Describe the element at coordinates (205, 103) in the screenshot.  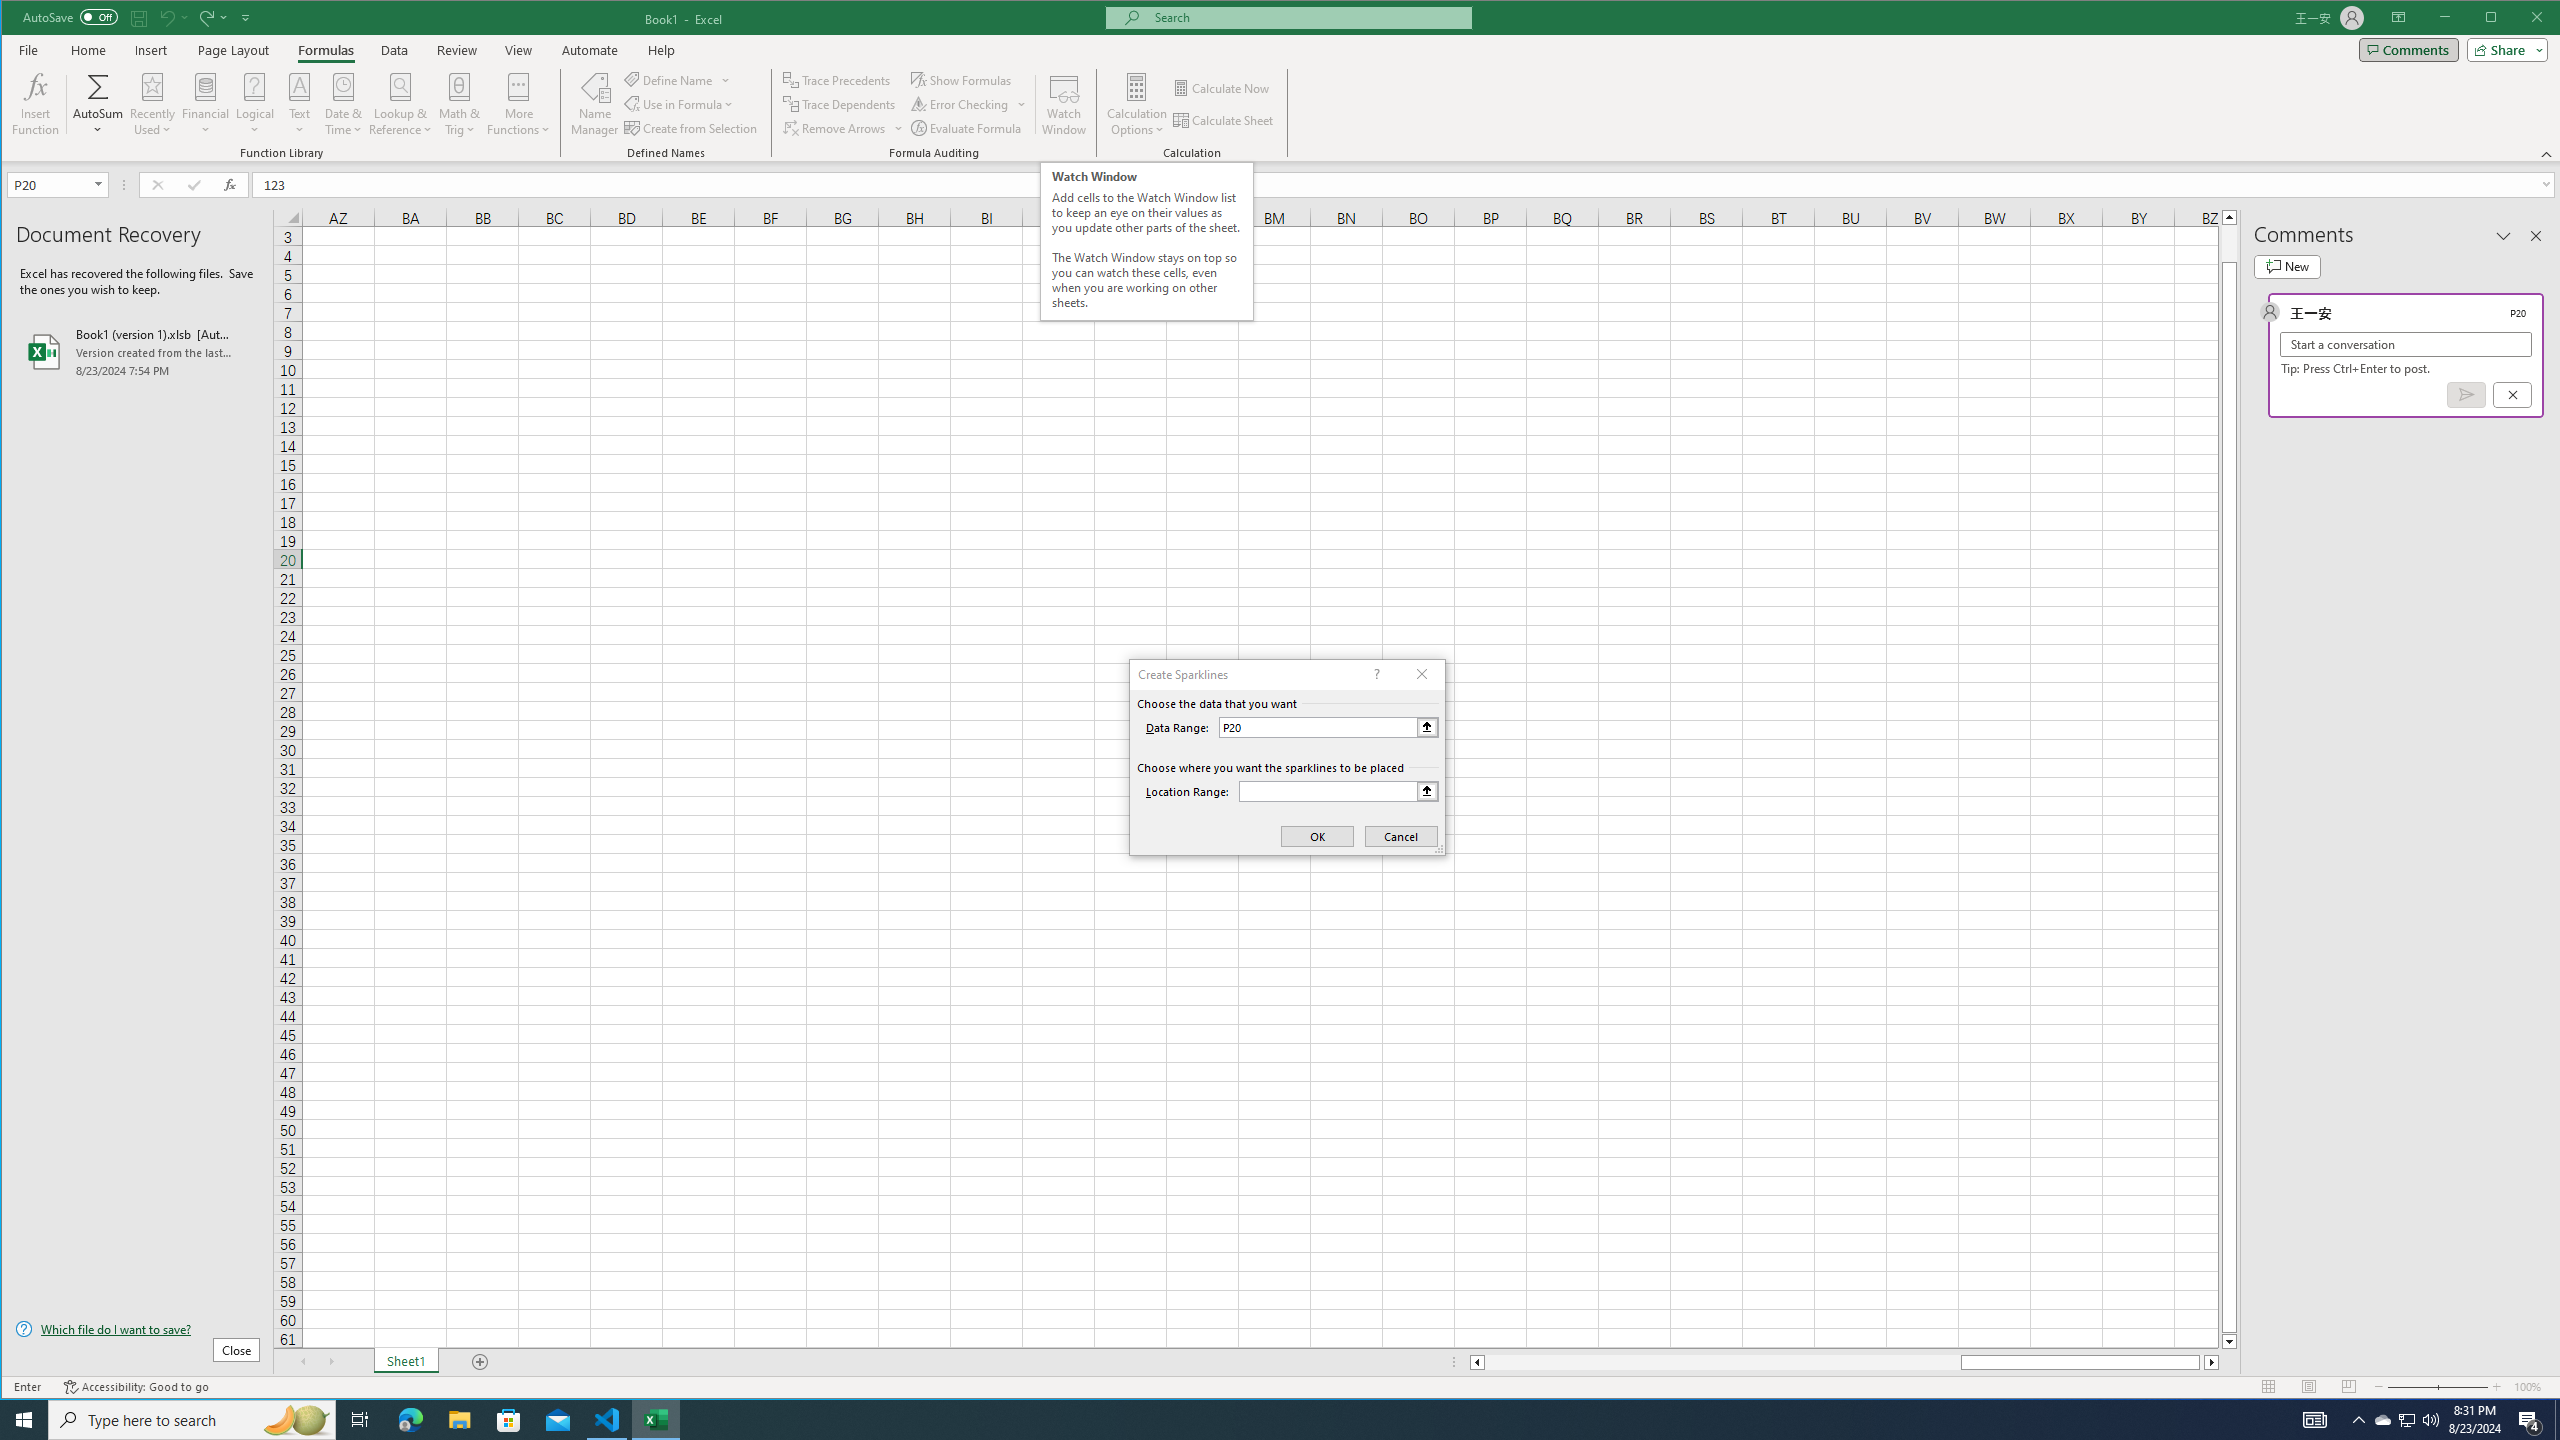
I see `'Financial'` at that location.